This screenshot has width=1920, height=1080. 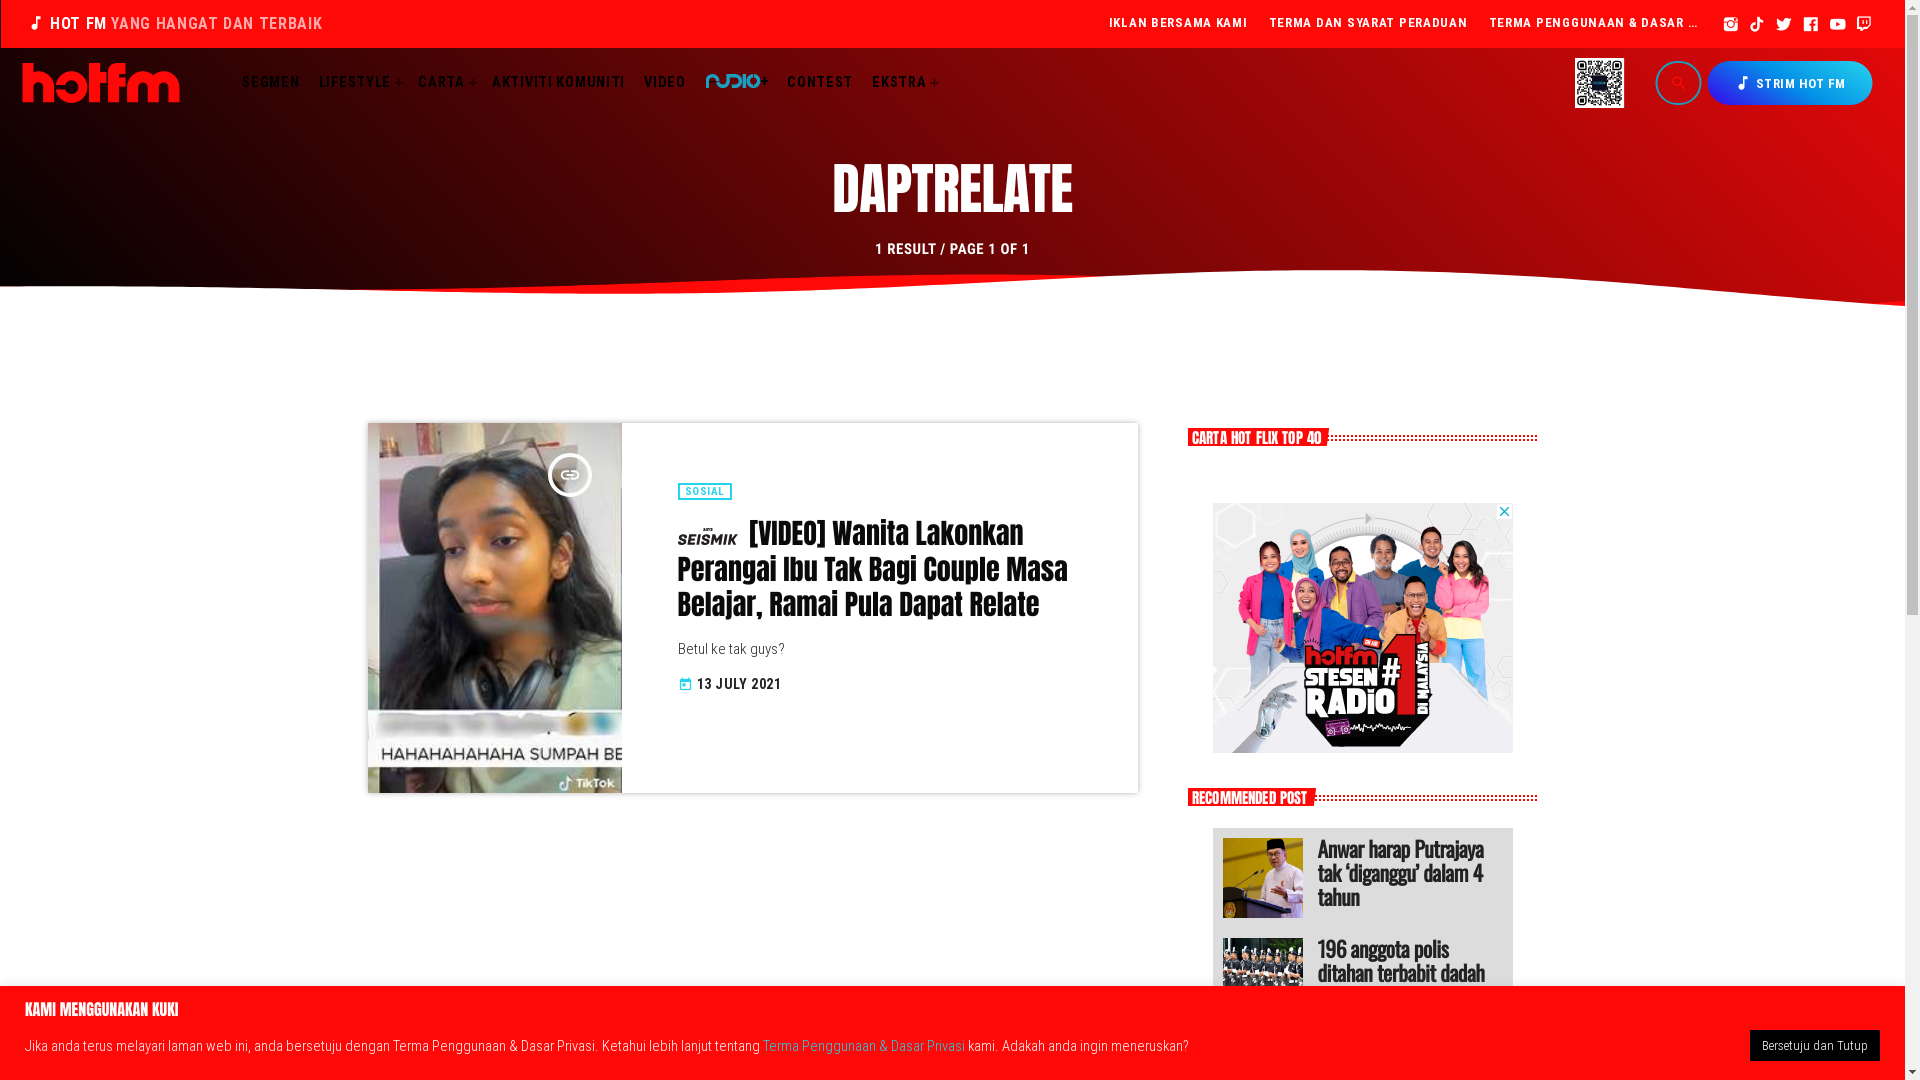 I want to click on 'VIDEO', so click(x=665, y=81).